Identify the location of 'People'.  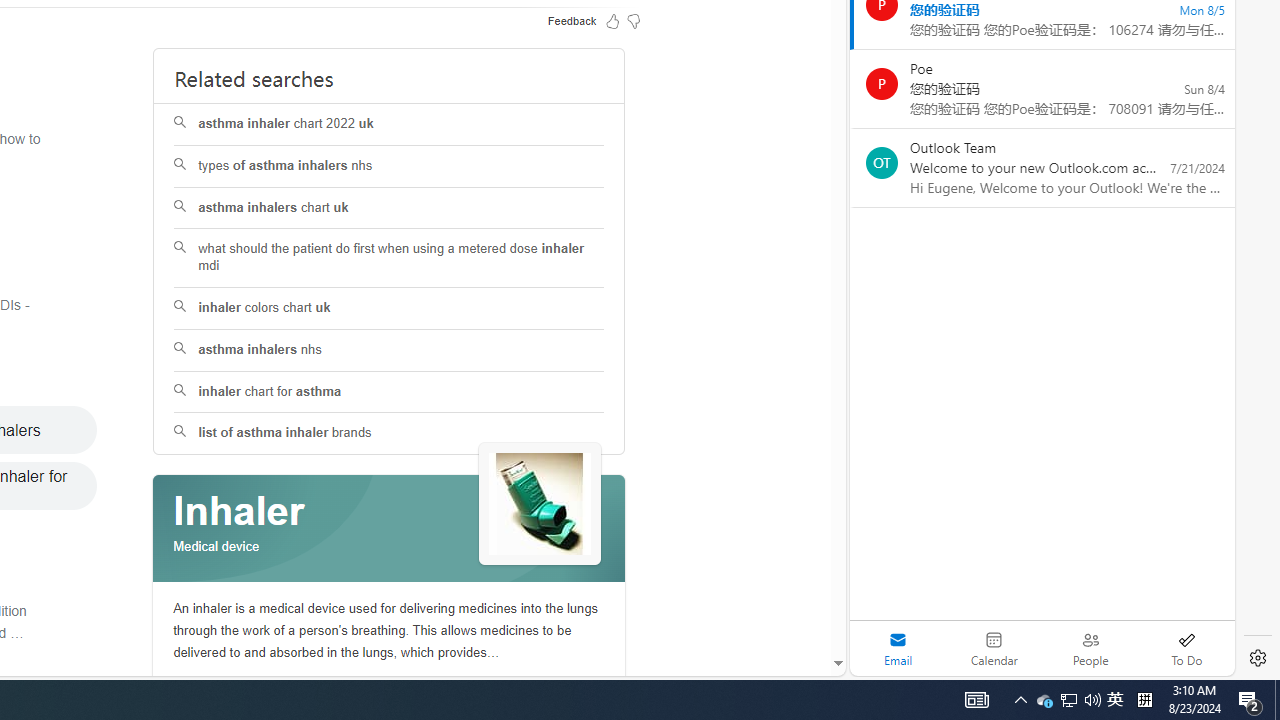
(1089, 648).